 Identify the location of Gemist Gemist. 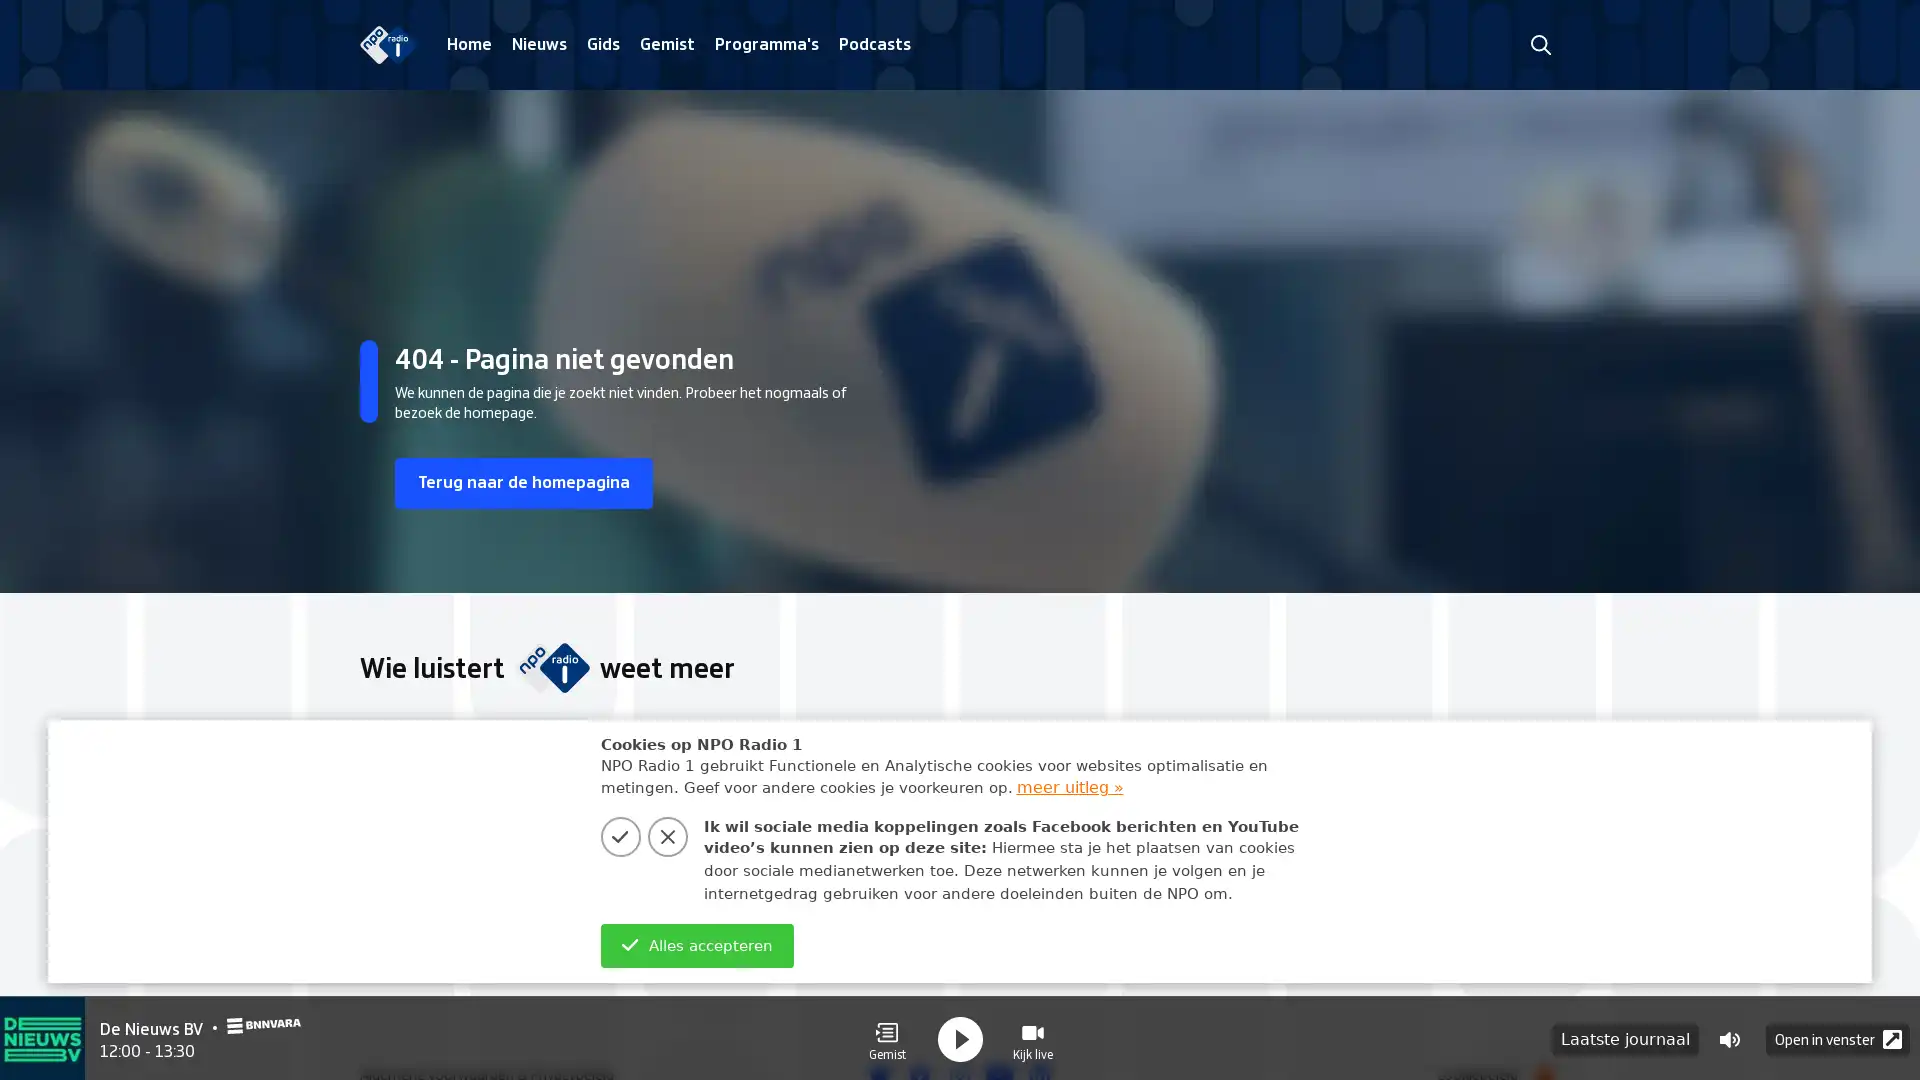
(886, 1036).